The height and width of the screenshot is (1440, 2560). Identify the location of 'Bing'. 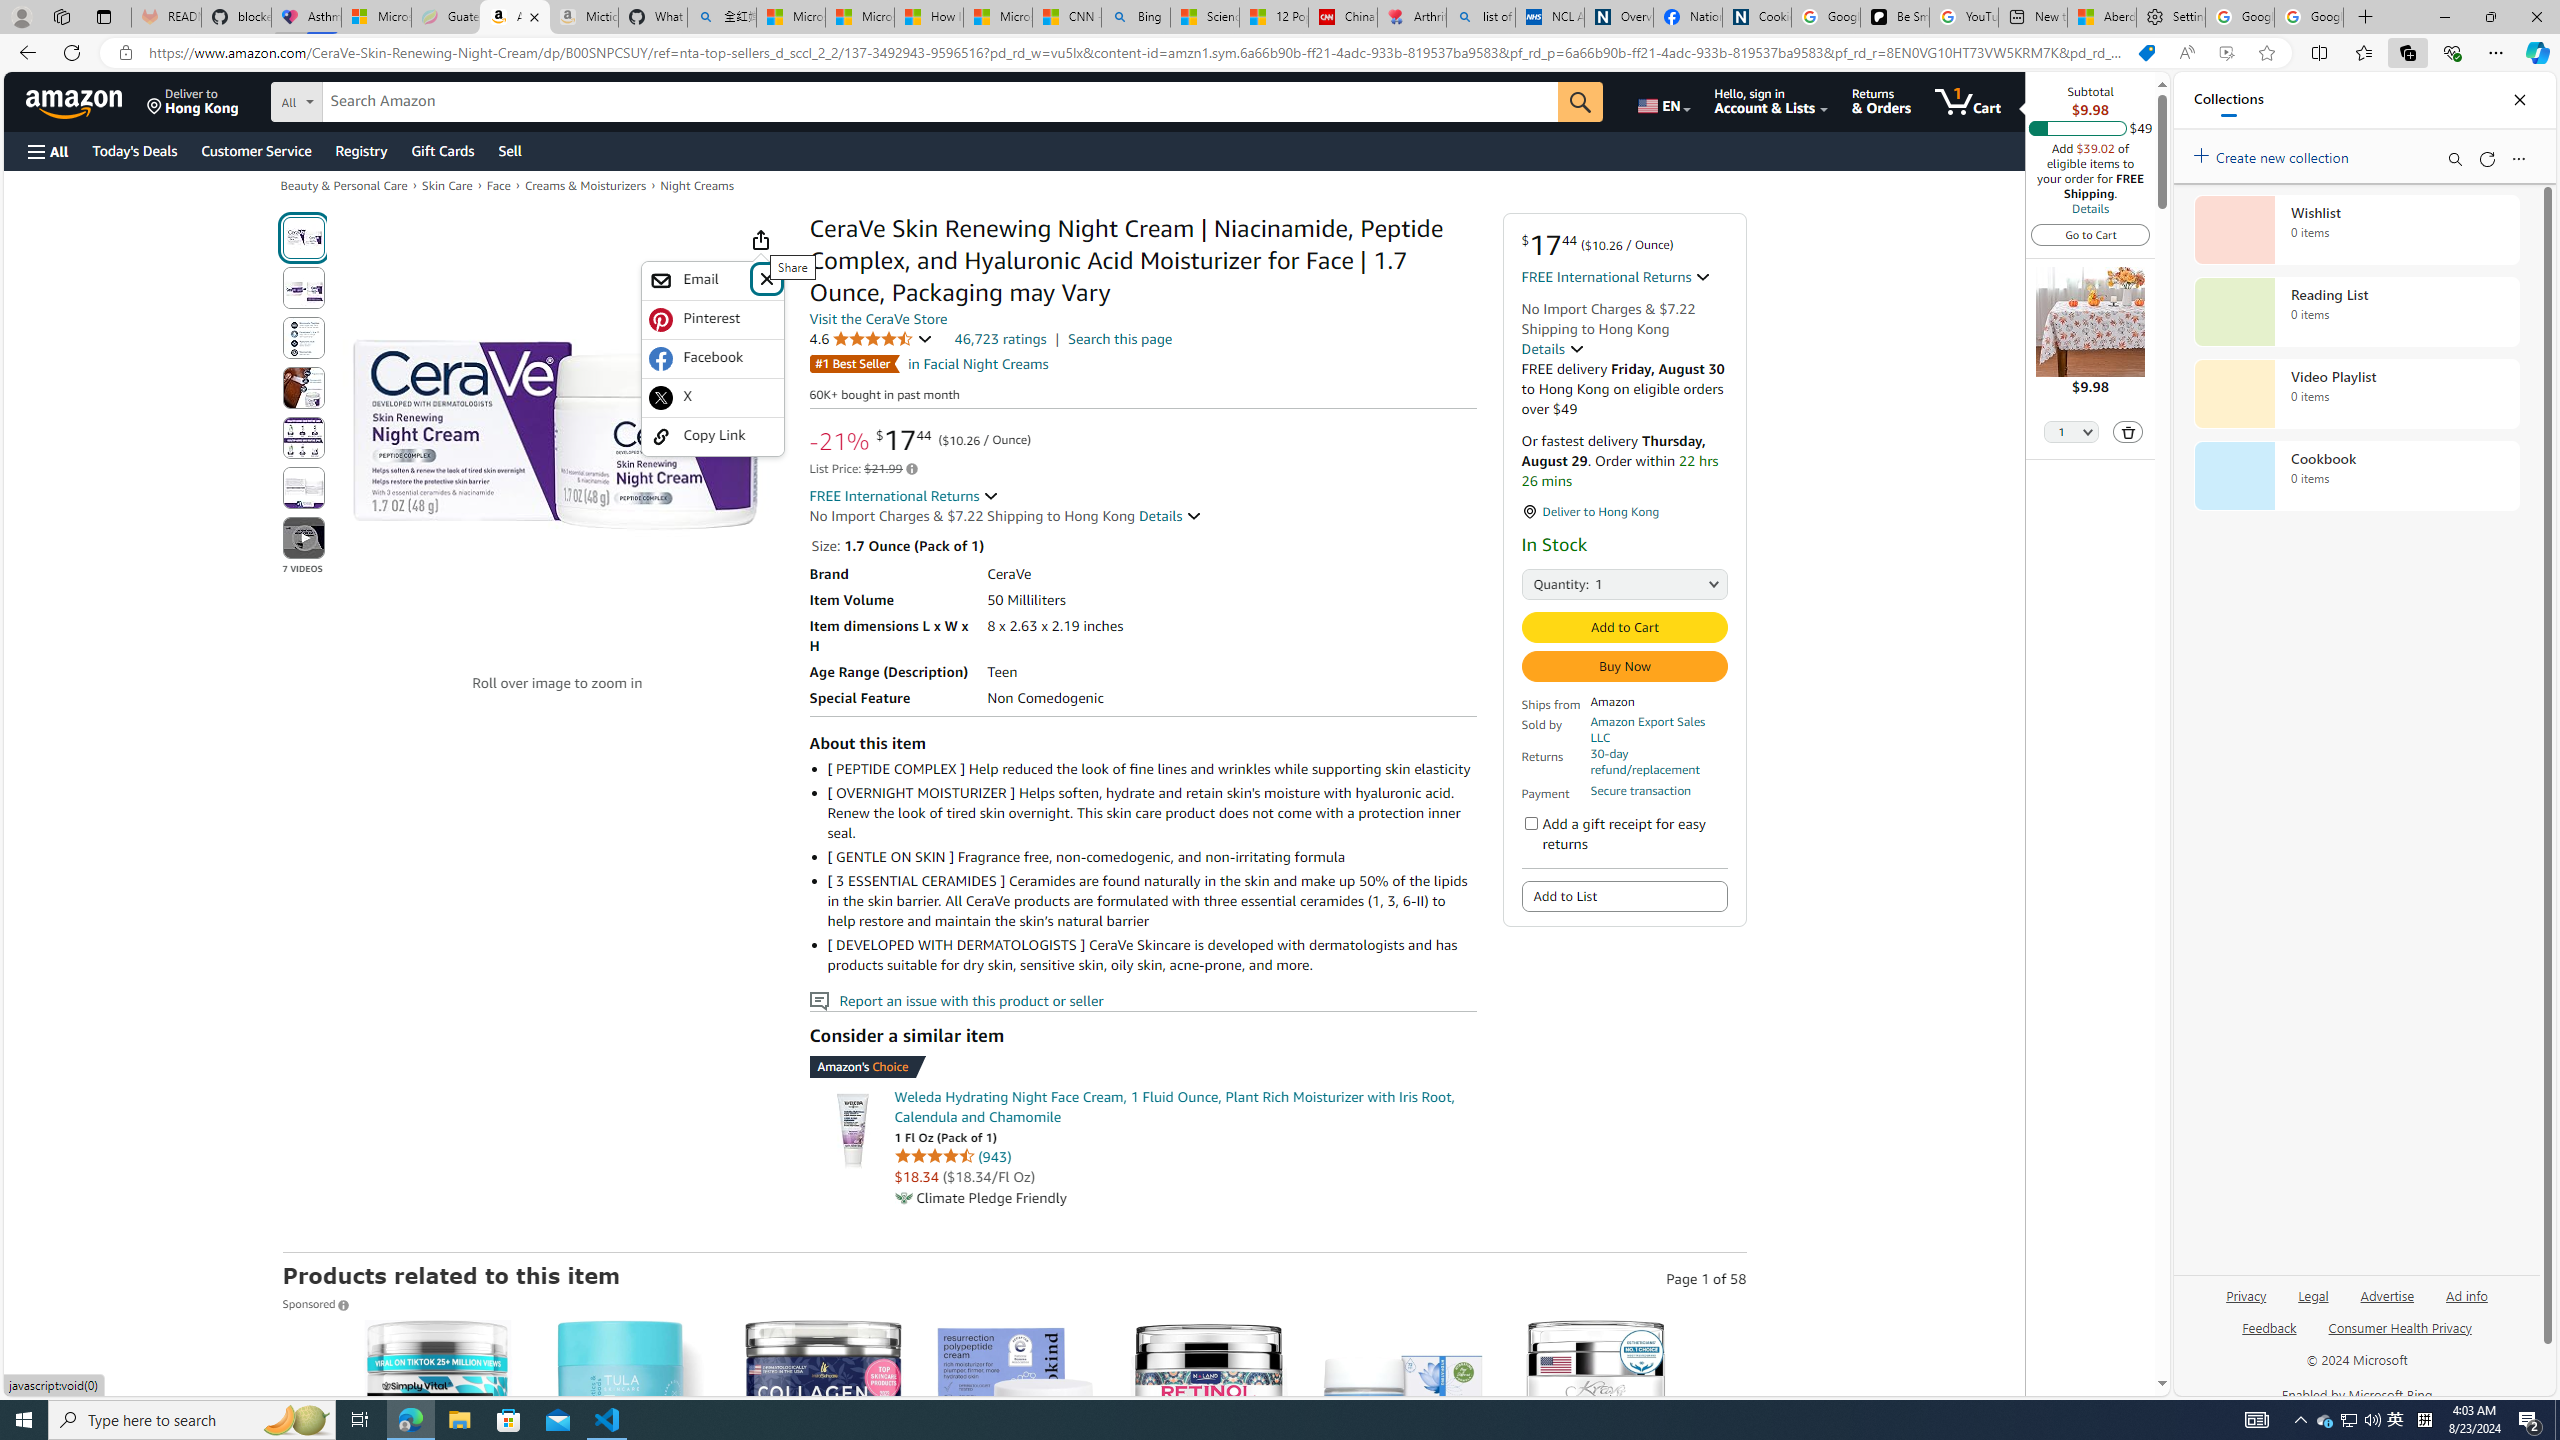
(1136, 16).